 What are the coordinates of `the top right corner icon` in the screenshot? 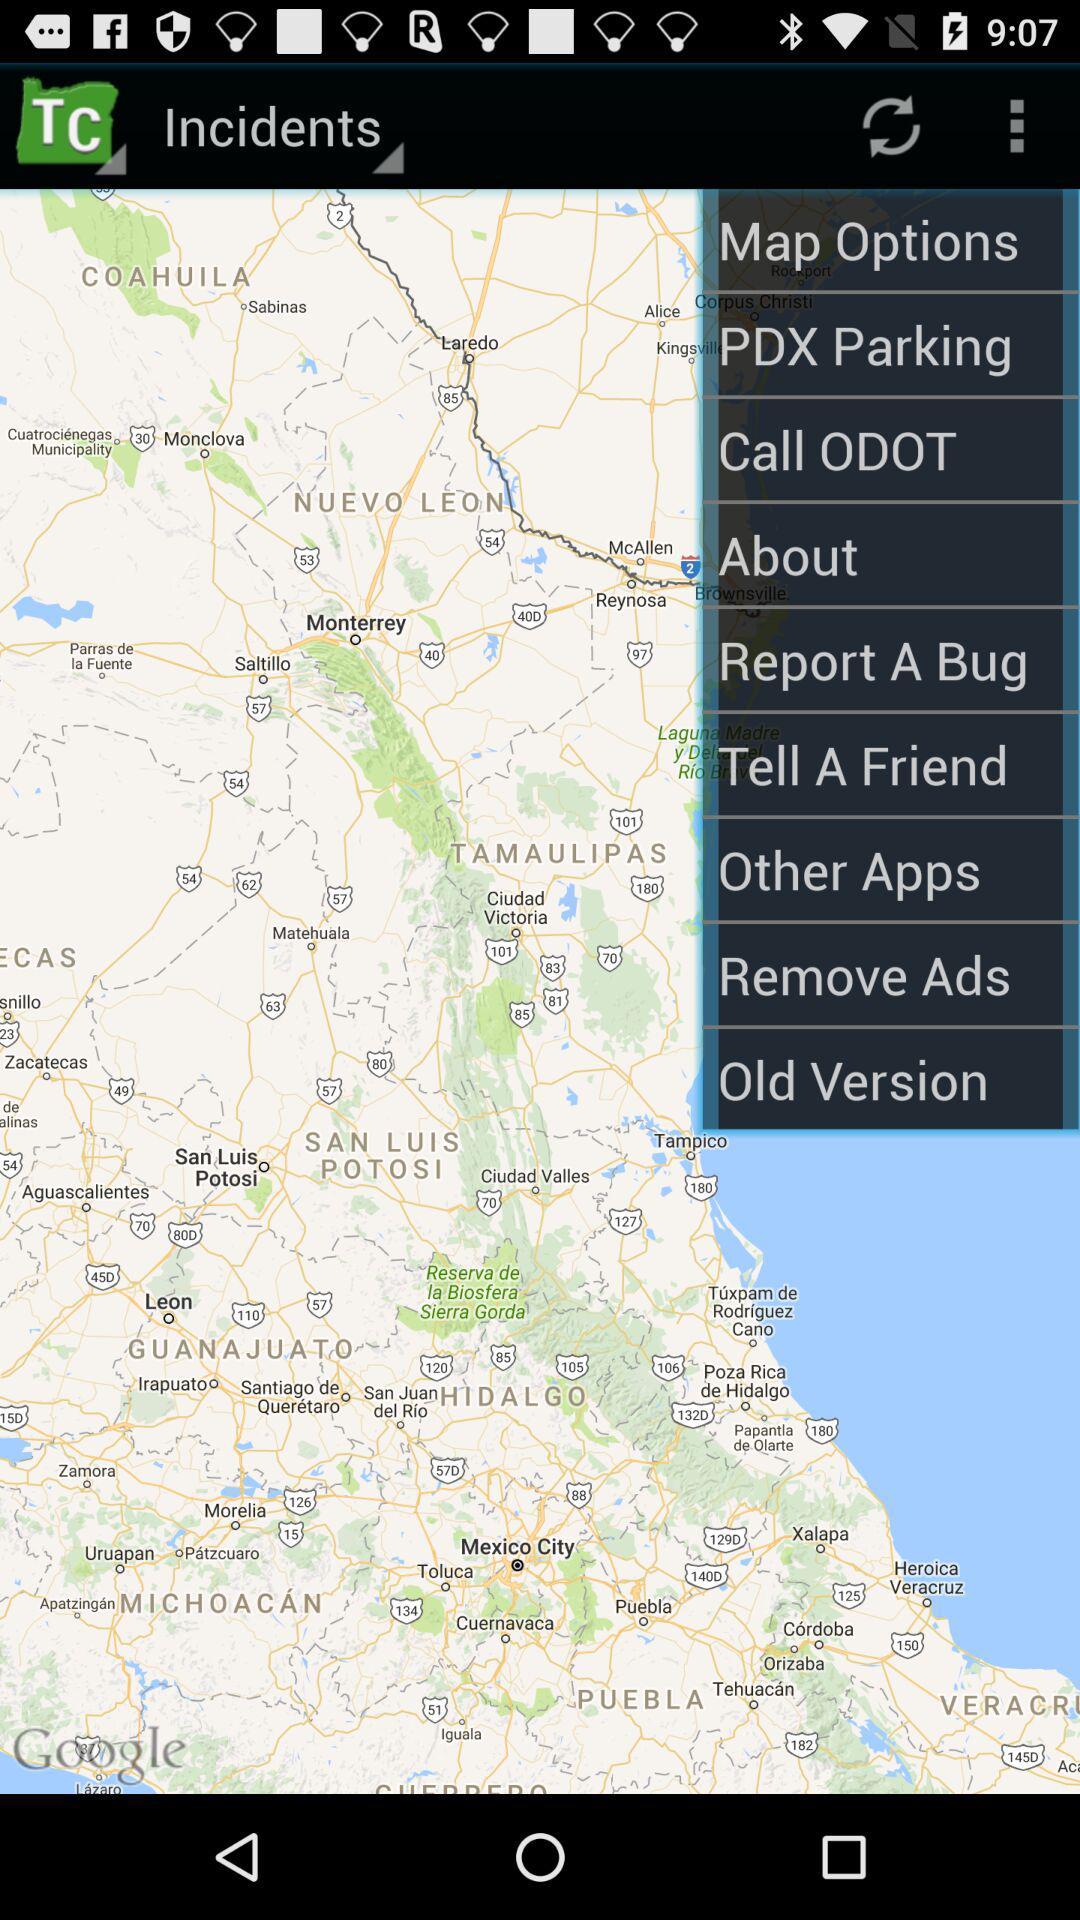 It's located at (1017, 124).